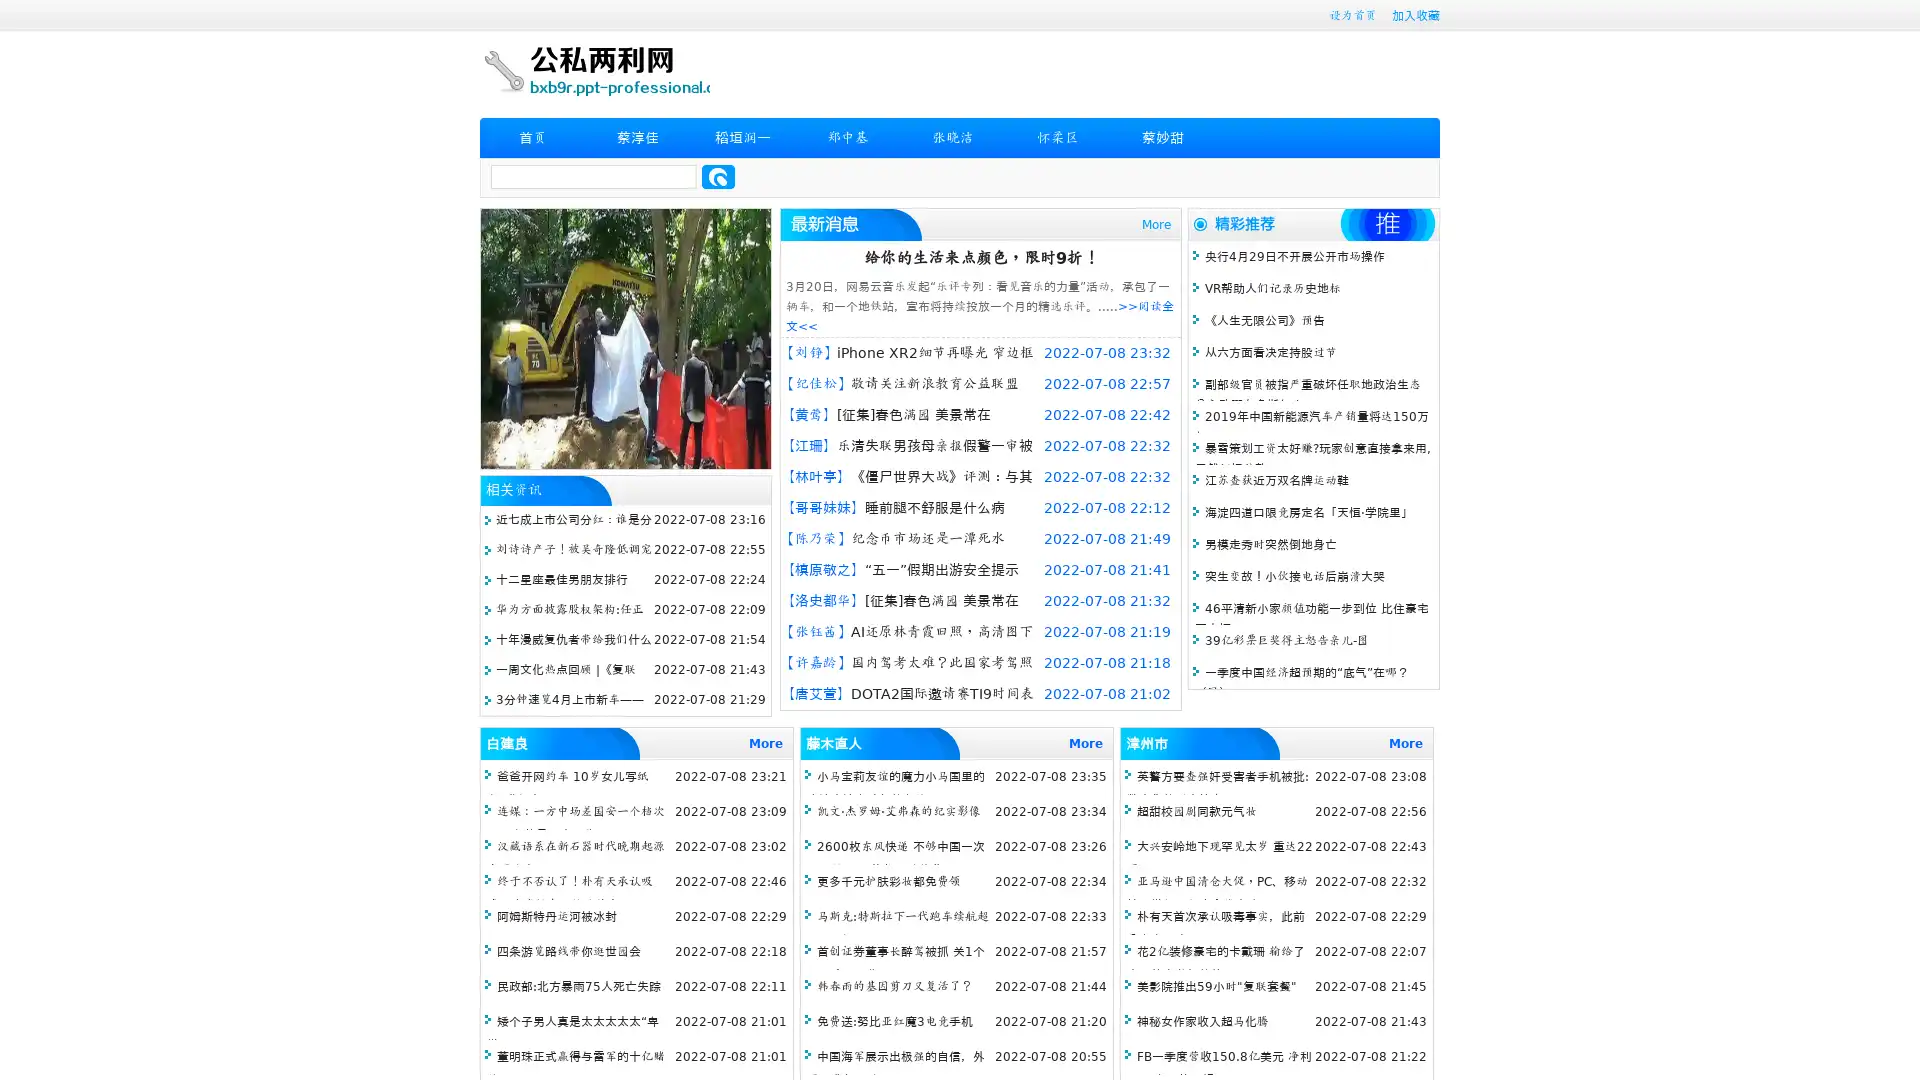 The image size is (1920, 1080). I want to click on Search, so click(718, 176).